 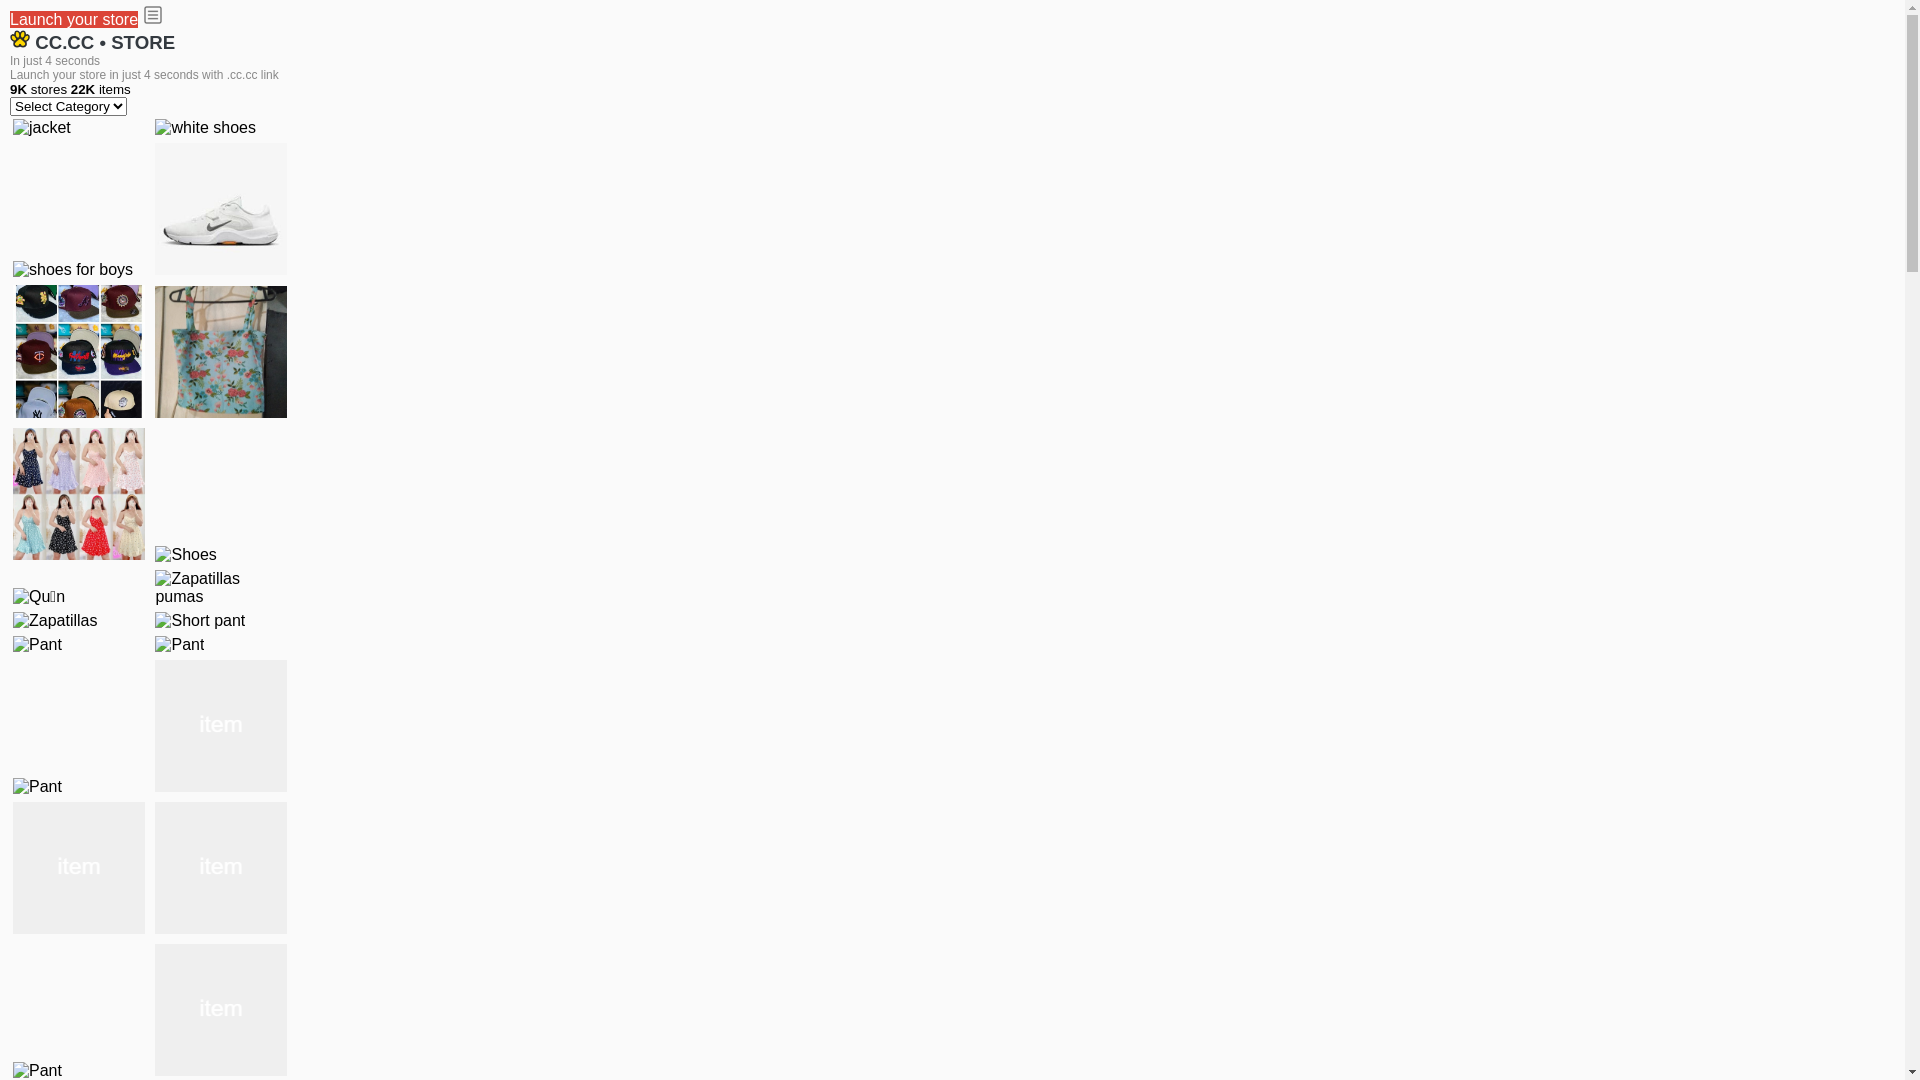 I want to click on 'Zapatillas', so click(x=54, y=620).